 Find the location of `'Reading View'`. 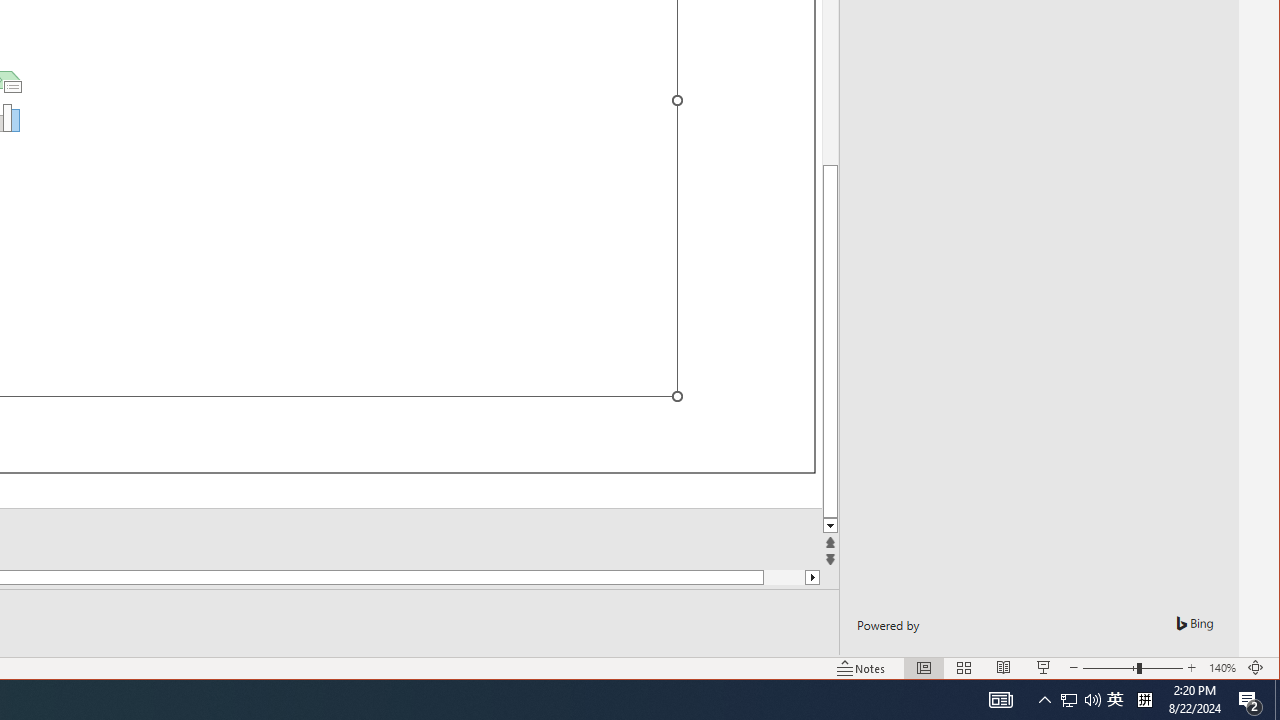

'Reading View' is located at coordinates (1004, 668).